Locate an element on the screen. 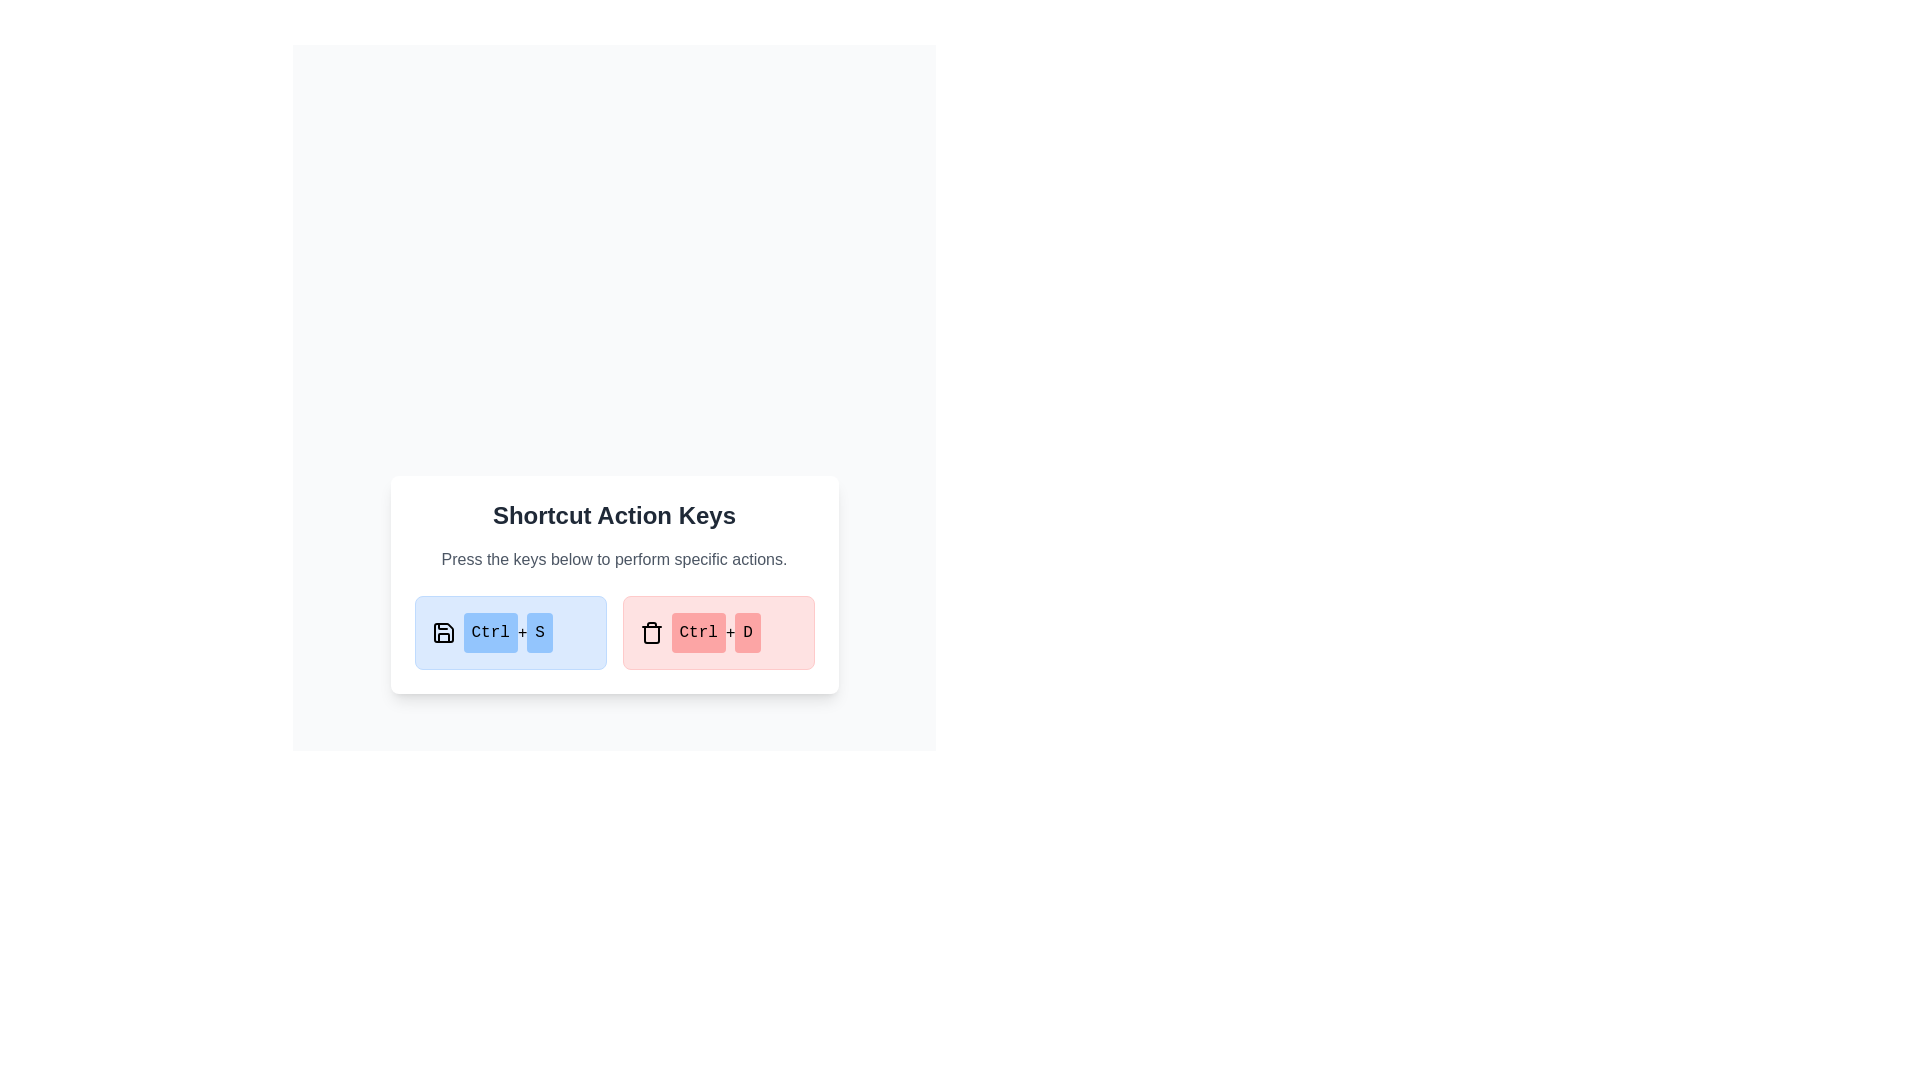 This screenshot has width=1920, height=1080. the save icon, which is a floppy disk graphical representation located on the left side of the UI section labeled 'Shortcut Action Keys.' is located at coordinates (442, 632).